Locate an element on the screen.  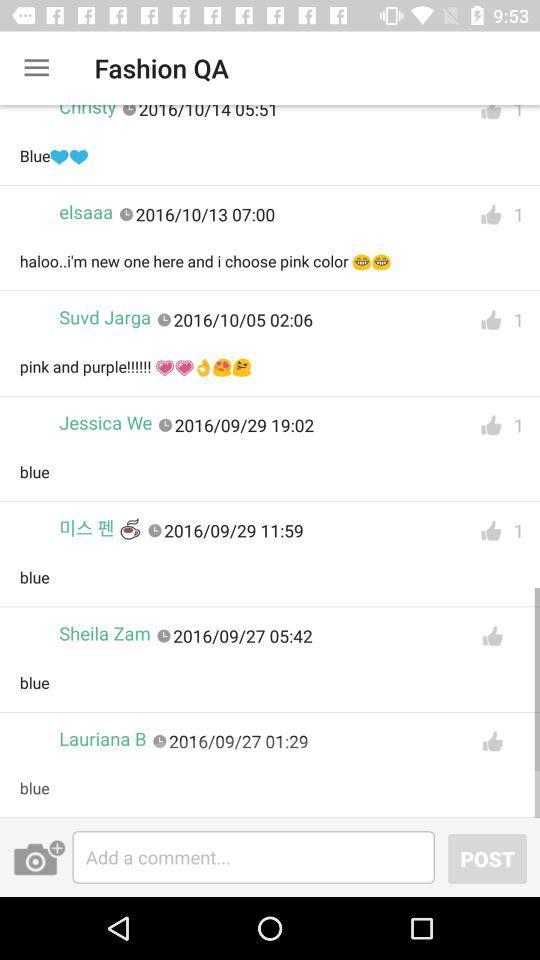
the item above blue item is located at coordinates (99, 527).